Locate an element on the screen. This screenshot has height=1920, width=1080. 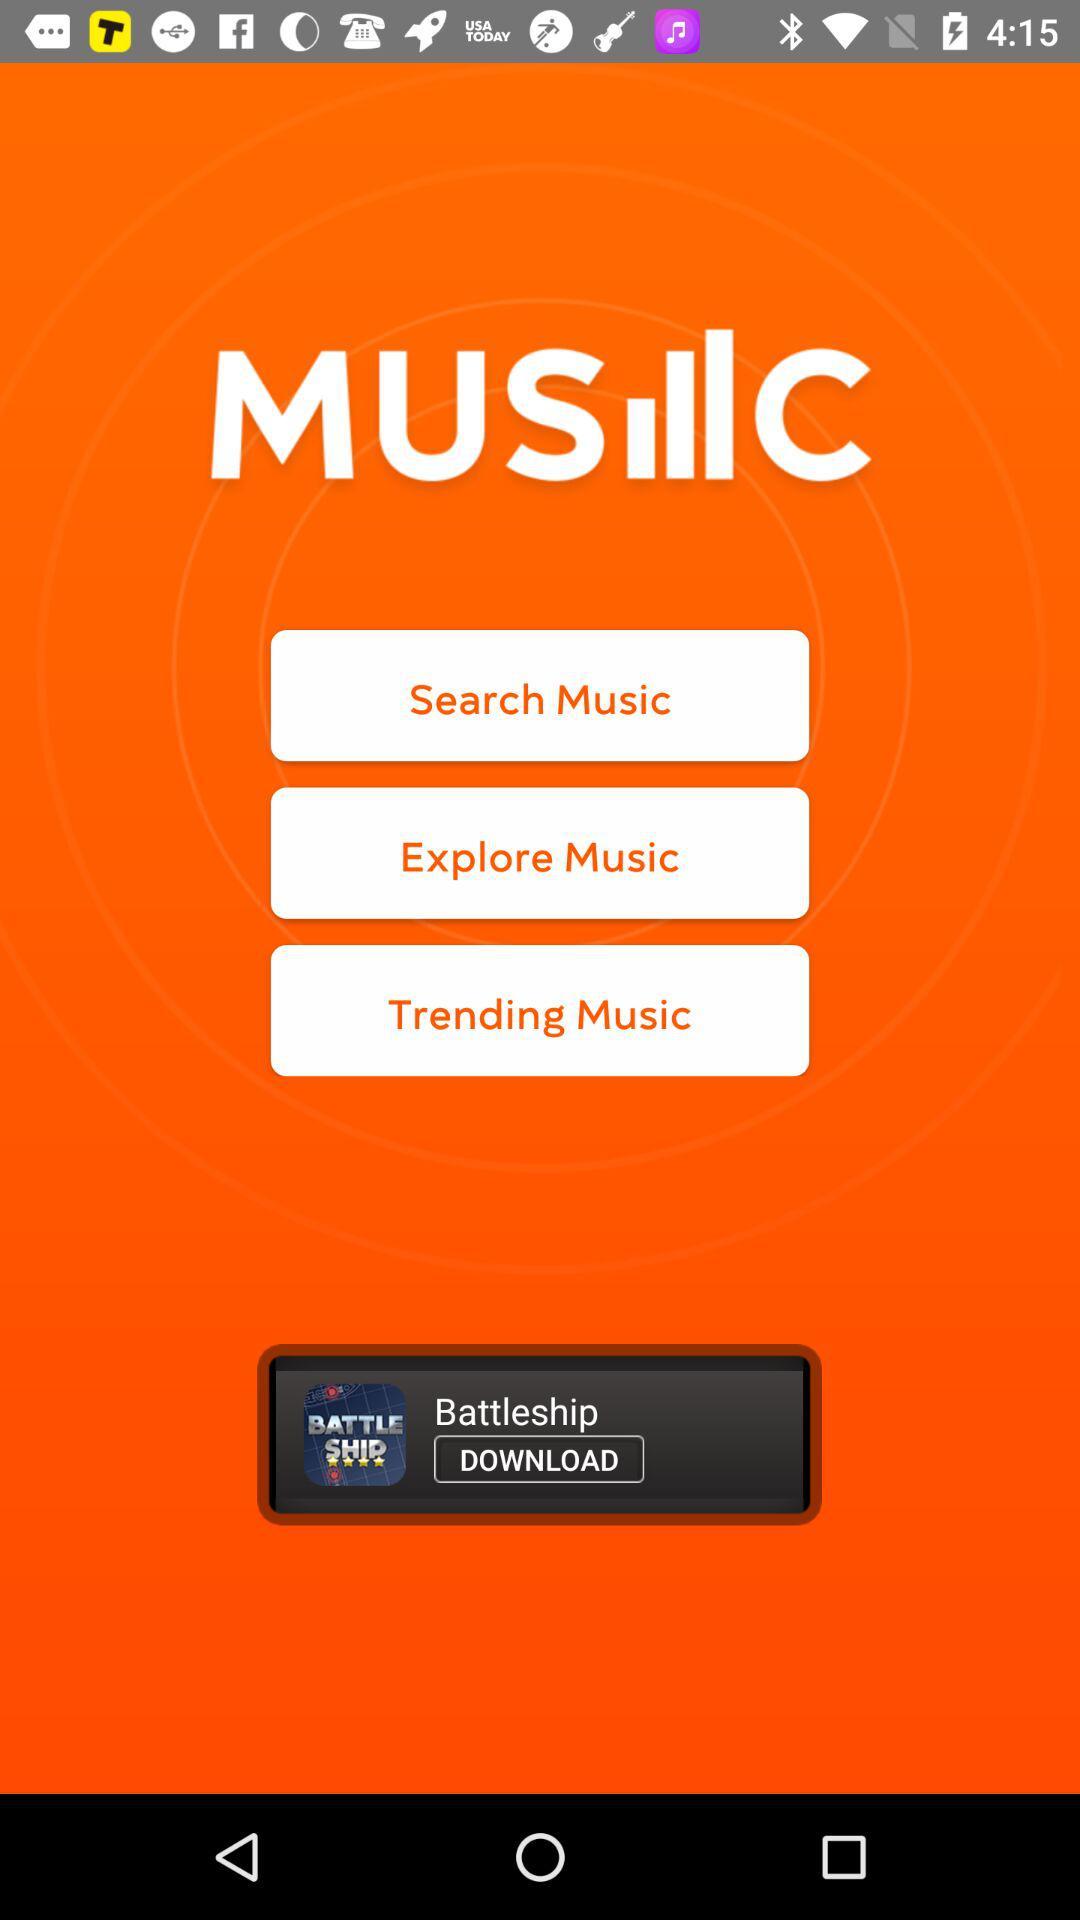
explore music item is located at coordinates (540, 853).